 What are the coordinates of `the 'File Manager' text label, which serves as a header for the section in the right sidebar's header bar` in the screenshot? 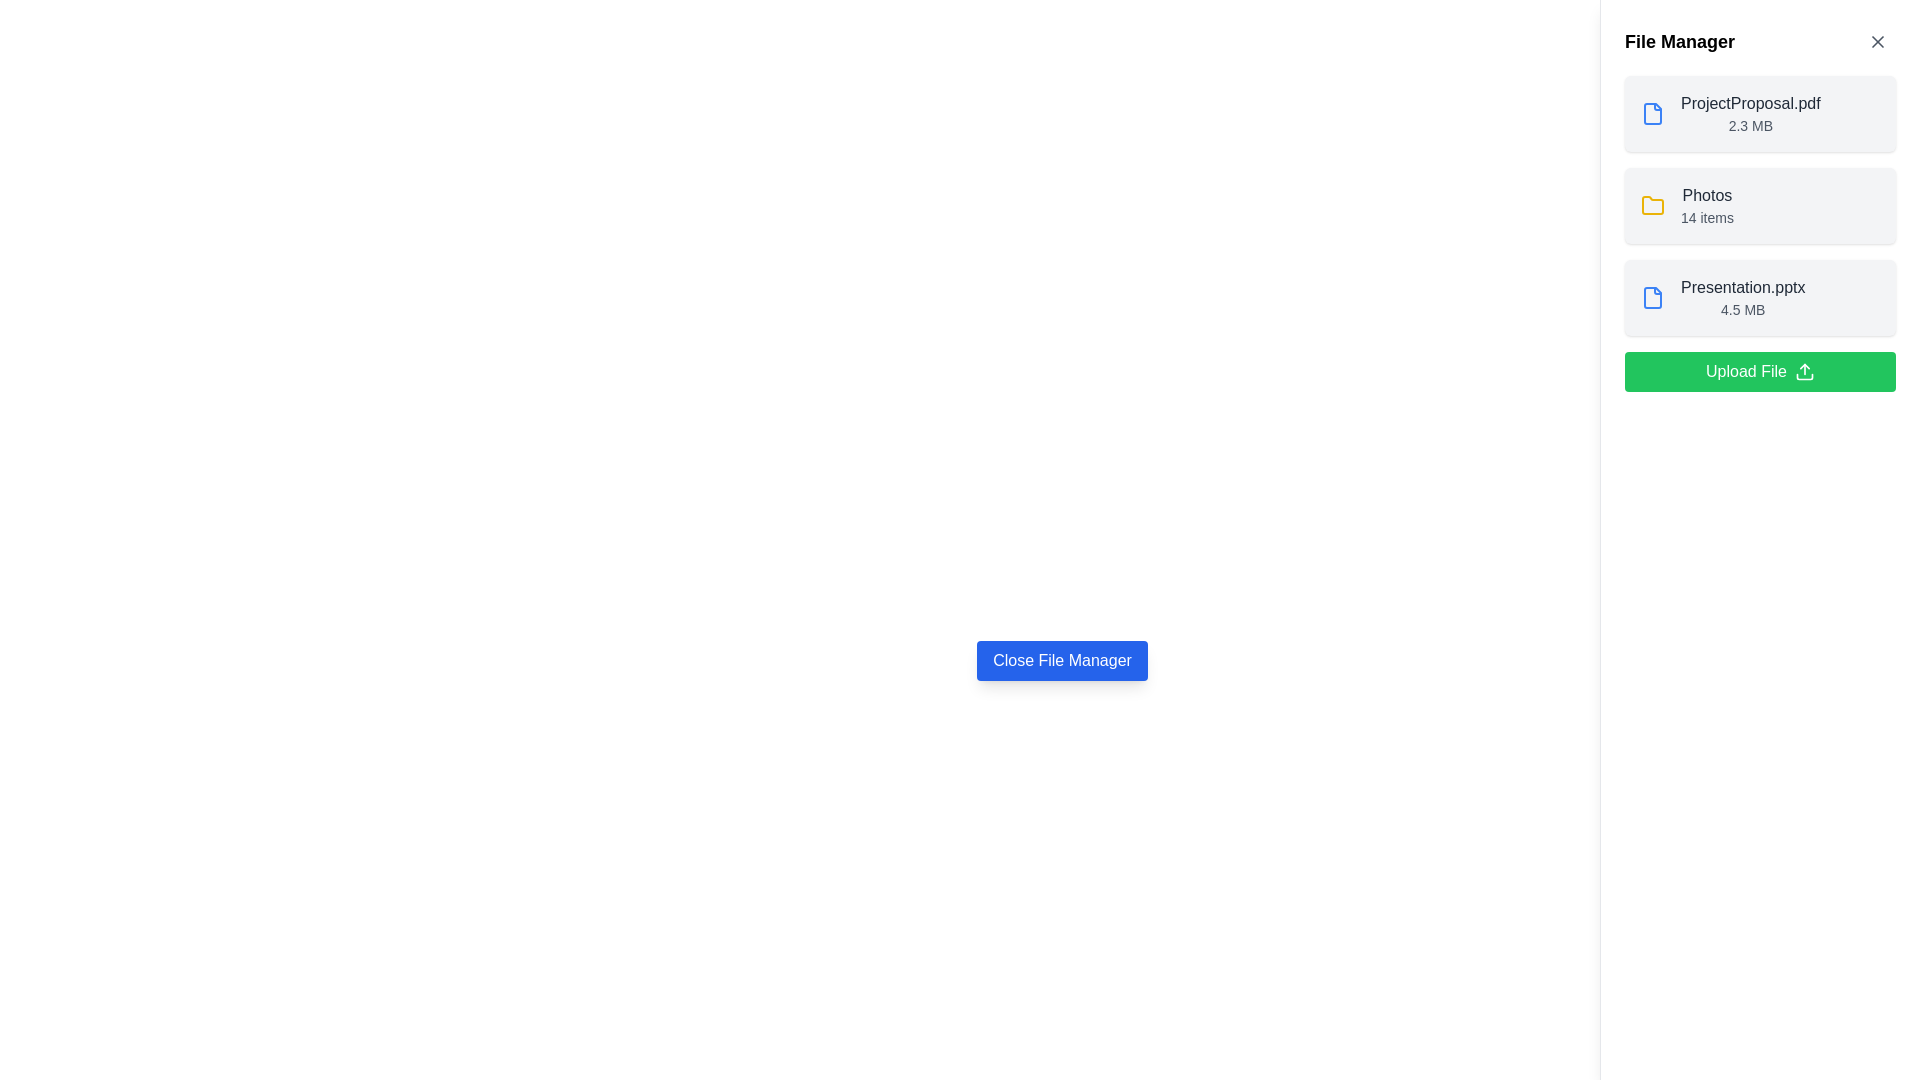 It's located at (1680, 42).